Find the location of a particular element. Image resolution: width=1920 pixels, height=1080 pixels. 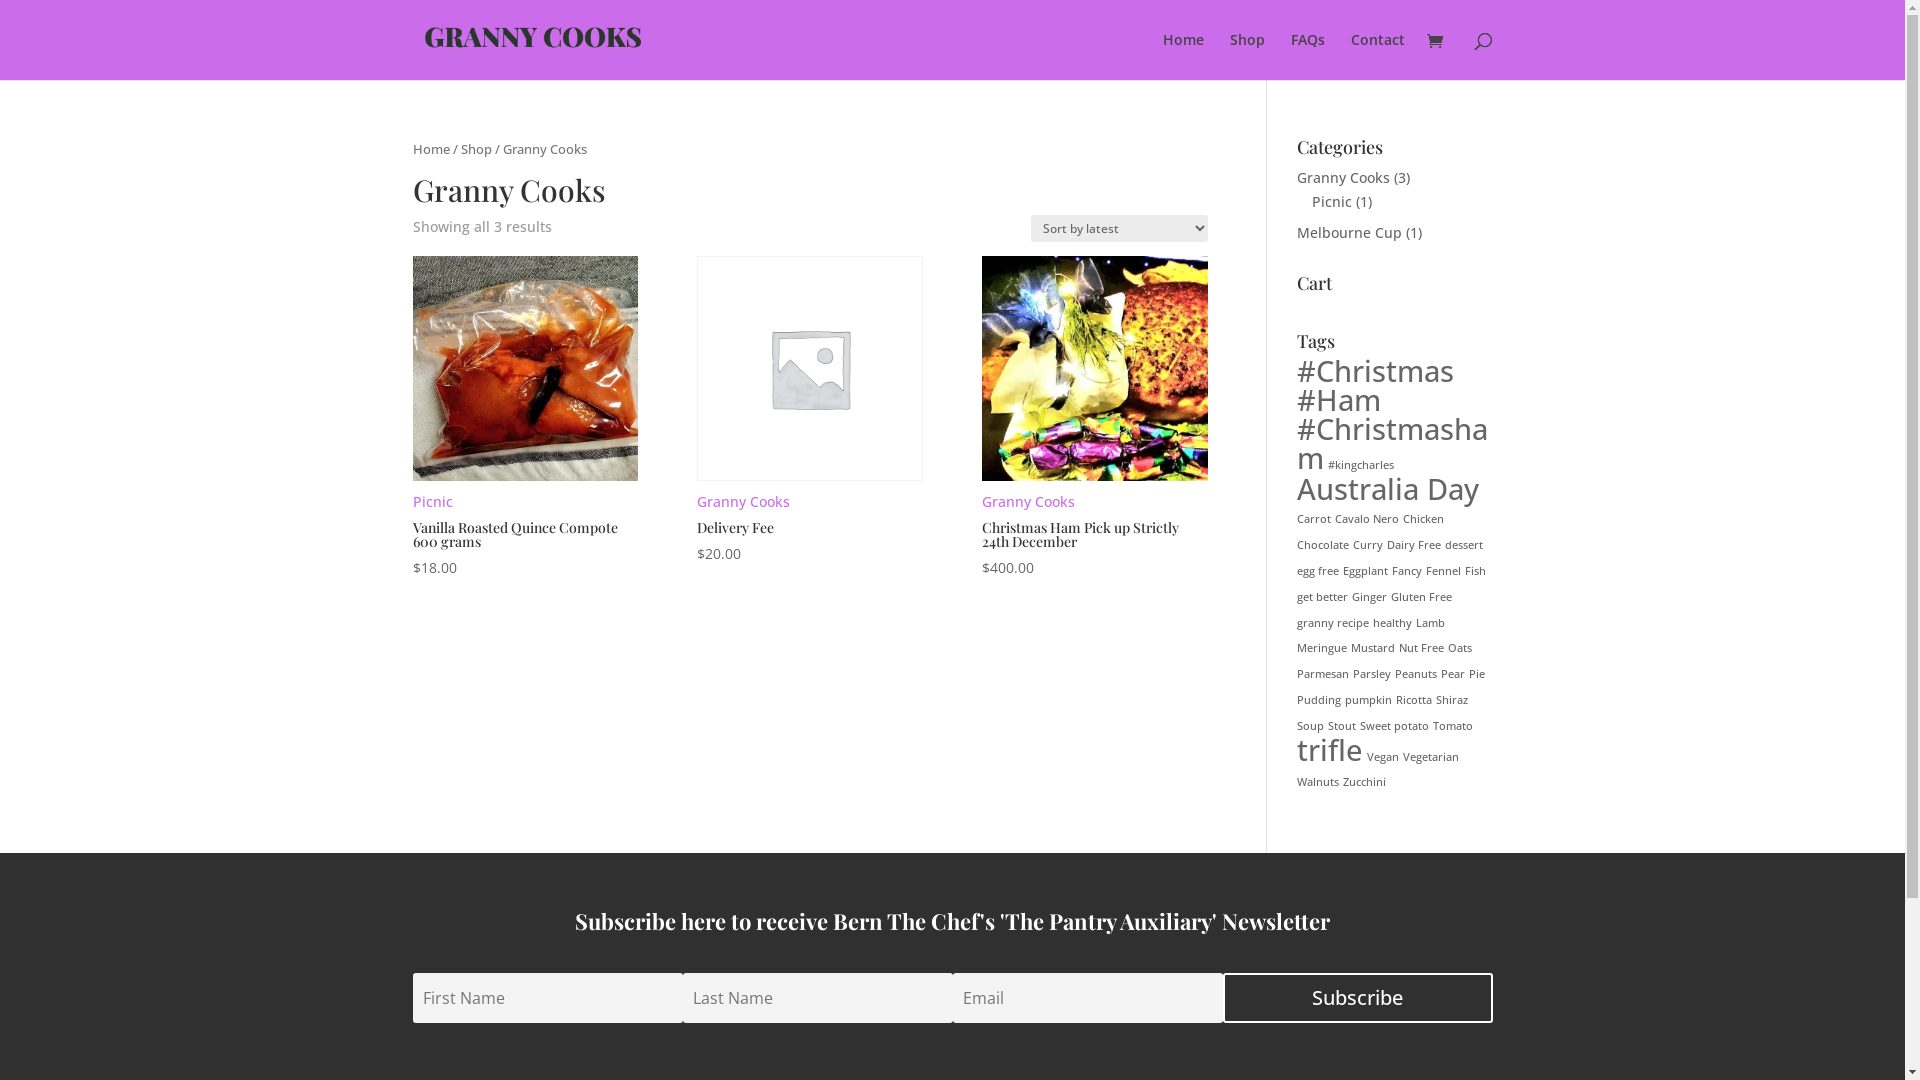

'Soup' is located at coordinates (1310, 725).